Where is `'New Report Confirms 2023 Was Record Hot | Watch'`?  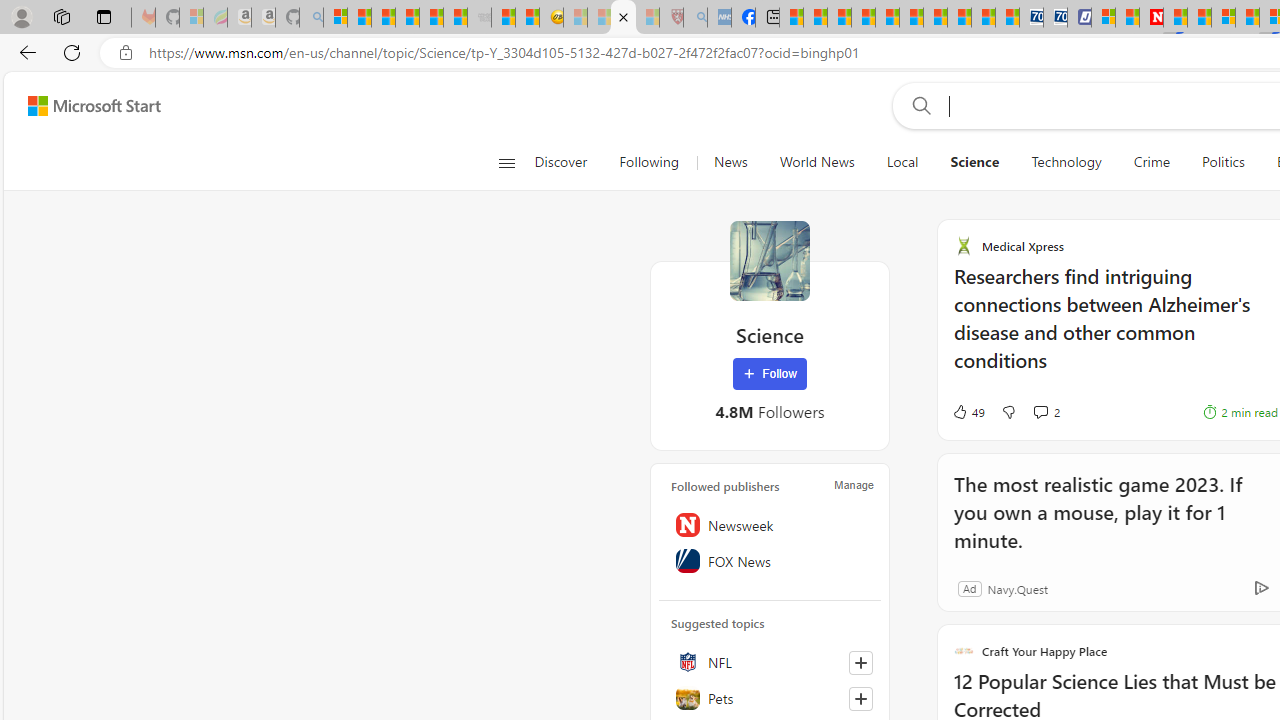
'New Report Confirms 2023 Was Record Hot | Watch' is located at coordinates (430, 17).